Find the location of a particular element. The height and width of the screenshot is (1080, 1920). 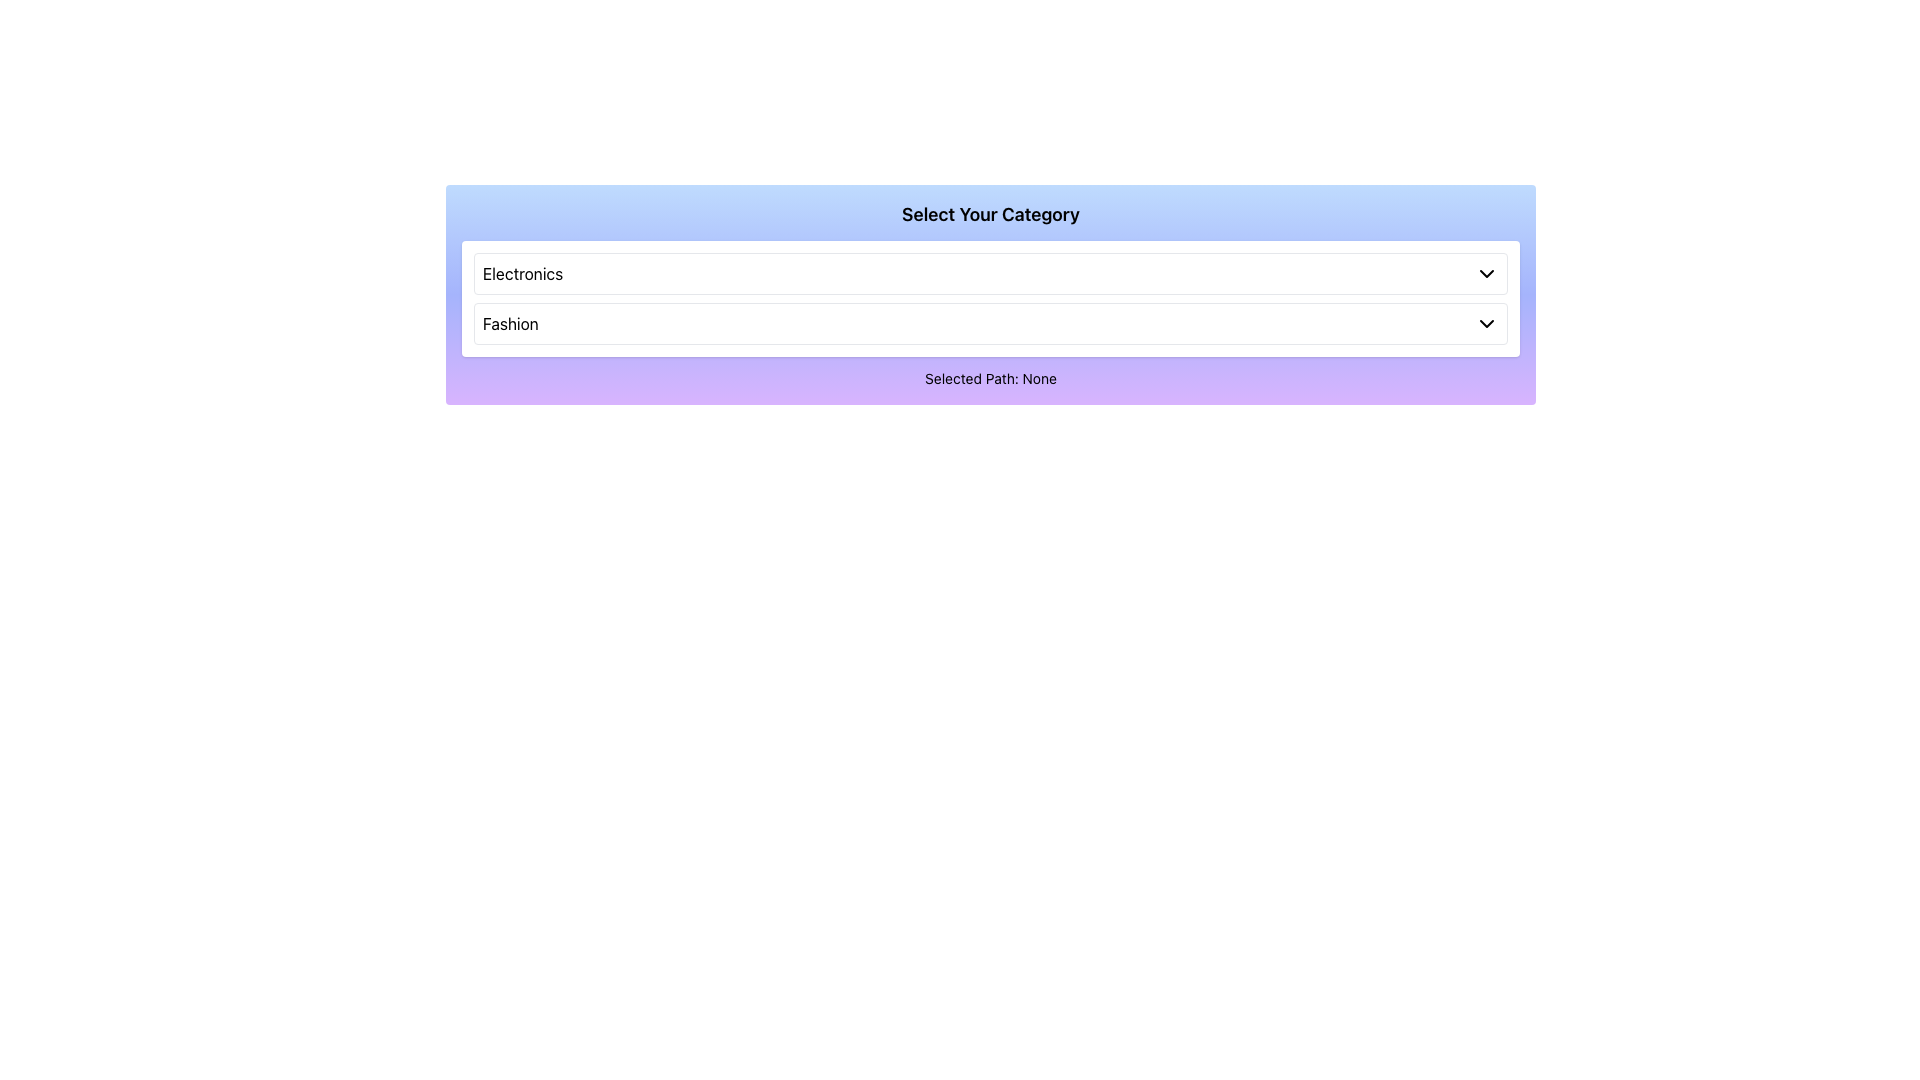

the icon located on the top dropdown entry labeled 'Electronics' is located at coordinates (1487, 273).